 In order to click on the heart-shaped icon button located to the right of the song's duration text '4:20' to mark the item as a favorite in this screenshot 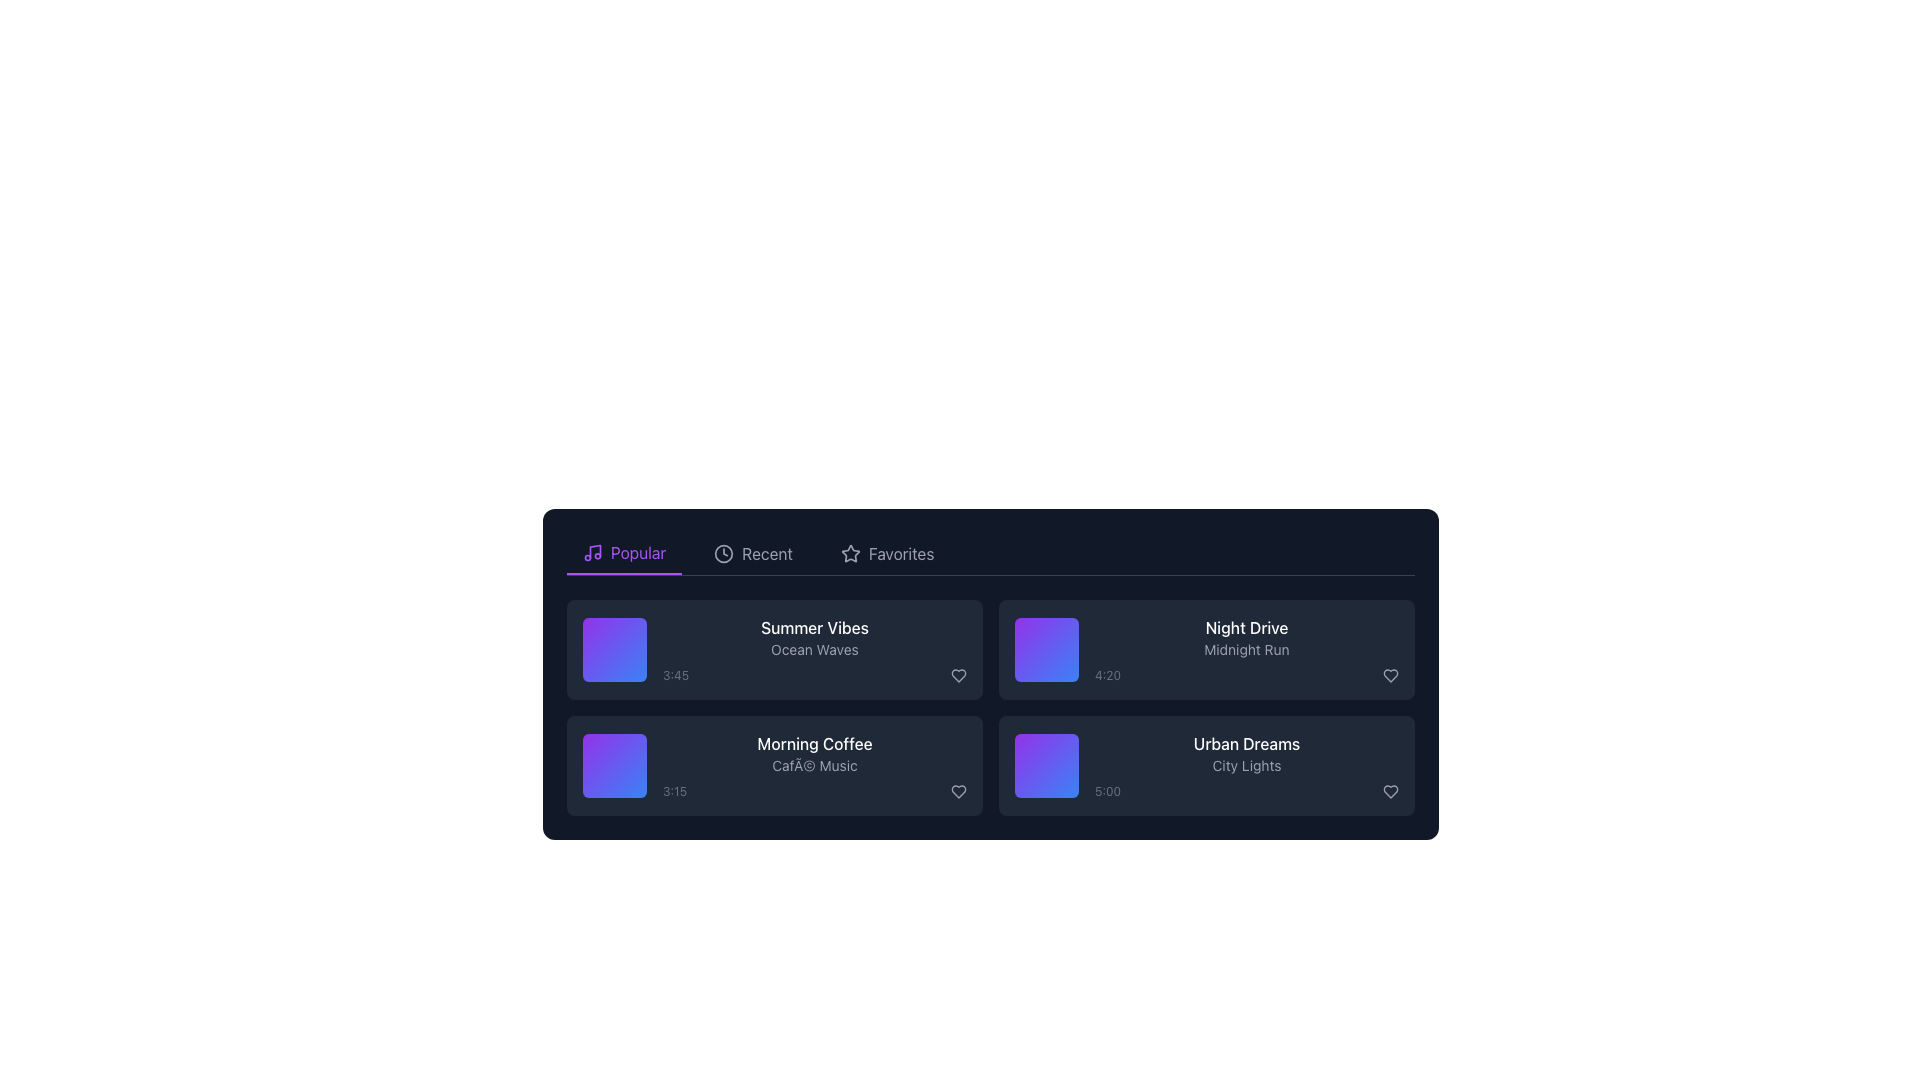, I will do `click(1390, 675)`.